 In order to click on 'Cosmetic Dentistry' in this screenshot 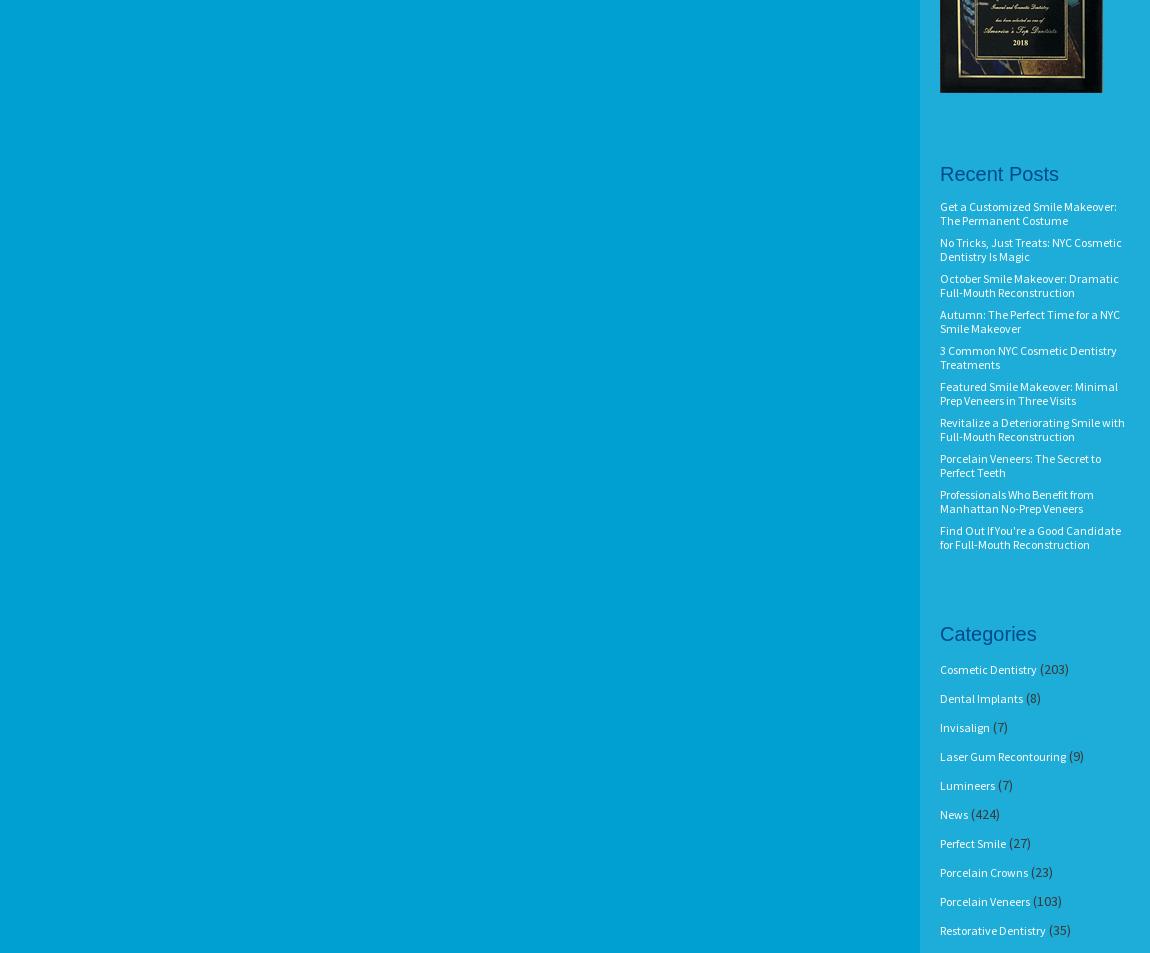, I will do `click(988, 669)`.